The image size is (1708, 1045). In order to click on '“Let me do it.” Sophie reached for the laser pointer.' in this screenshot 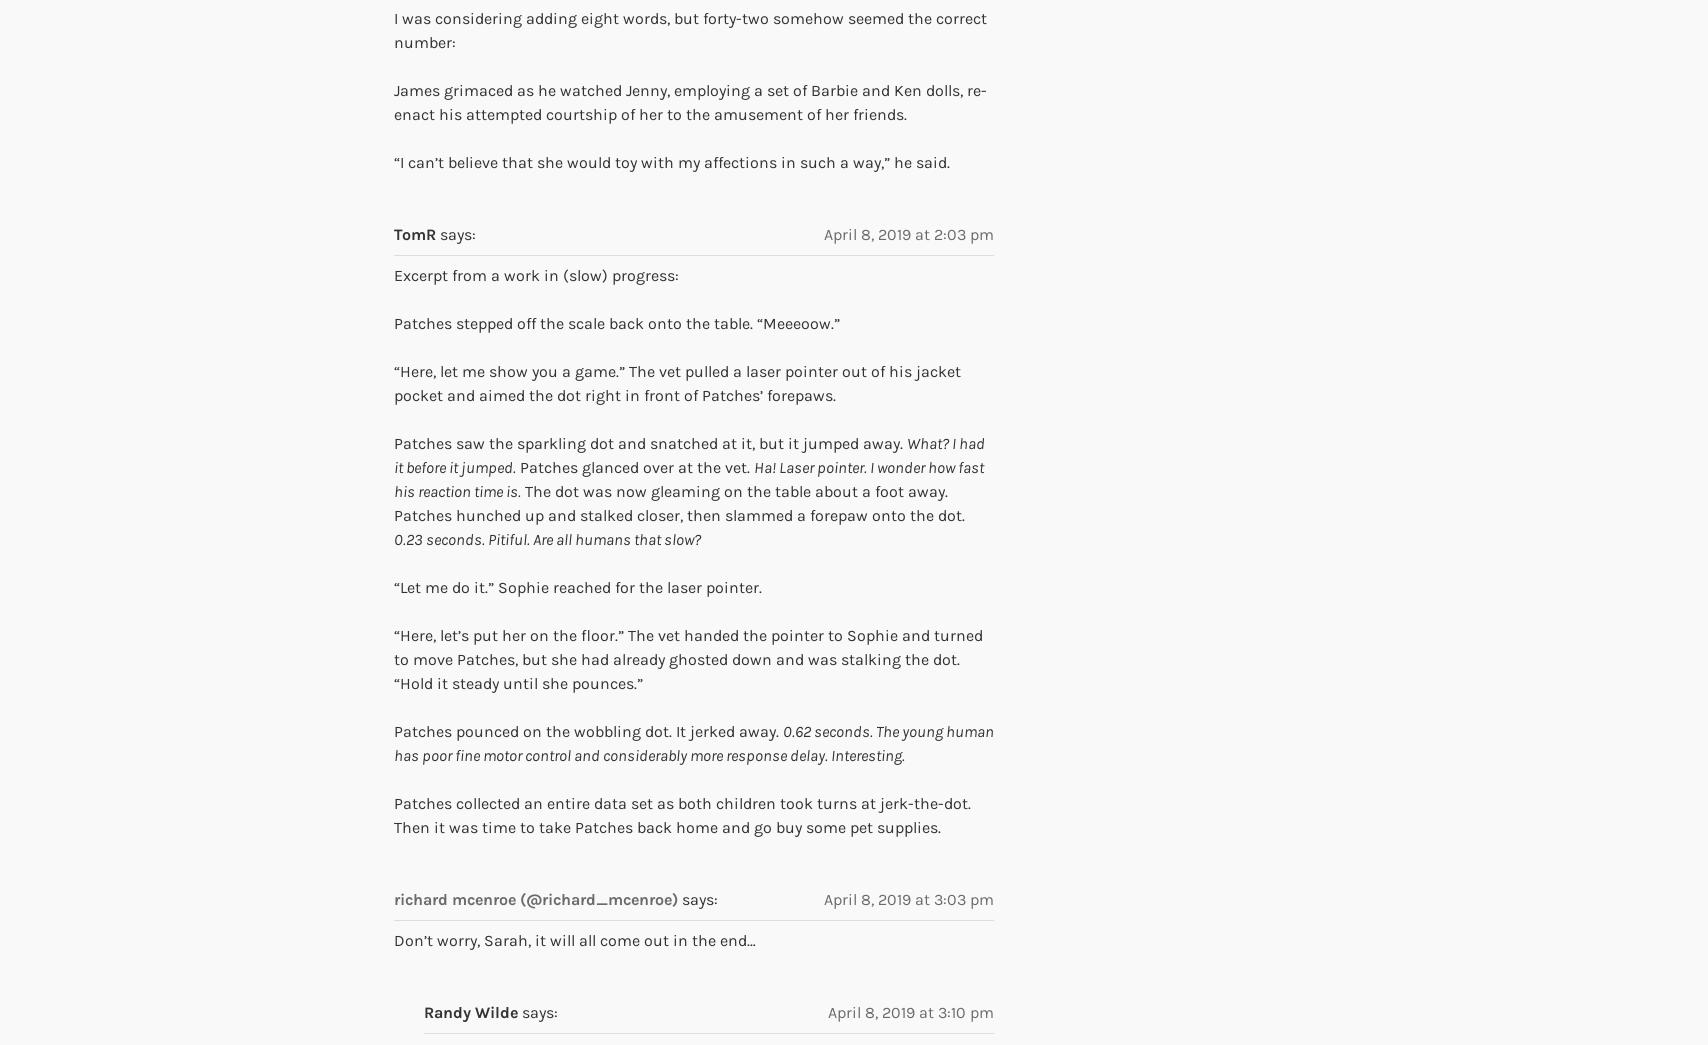, I will do `click(577, 585)`.